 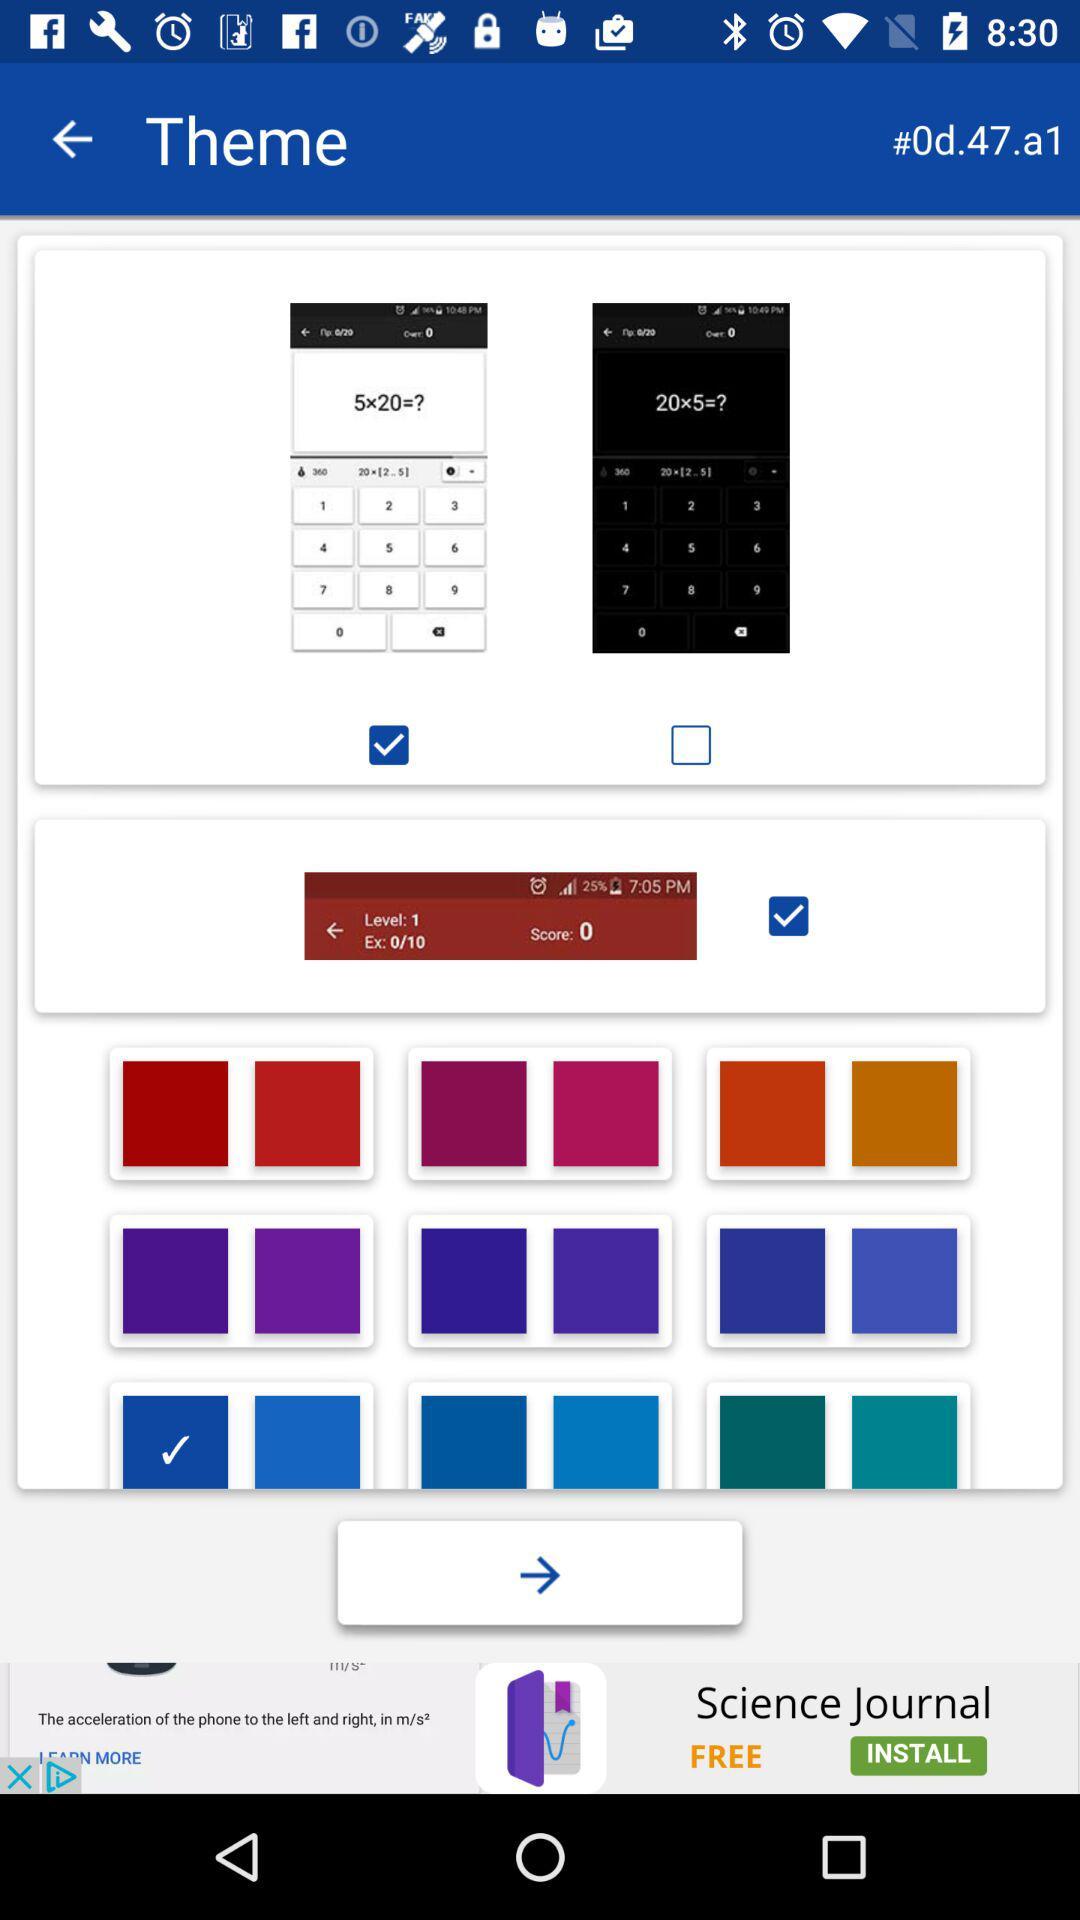 I want to click on mark, so click(x=690, y=744).